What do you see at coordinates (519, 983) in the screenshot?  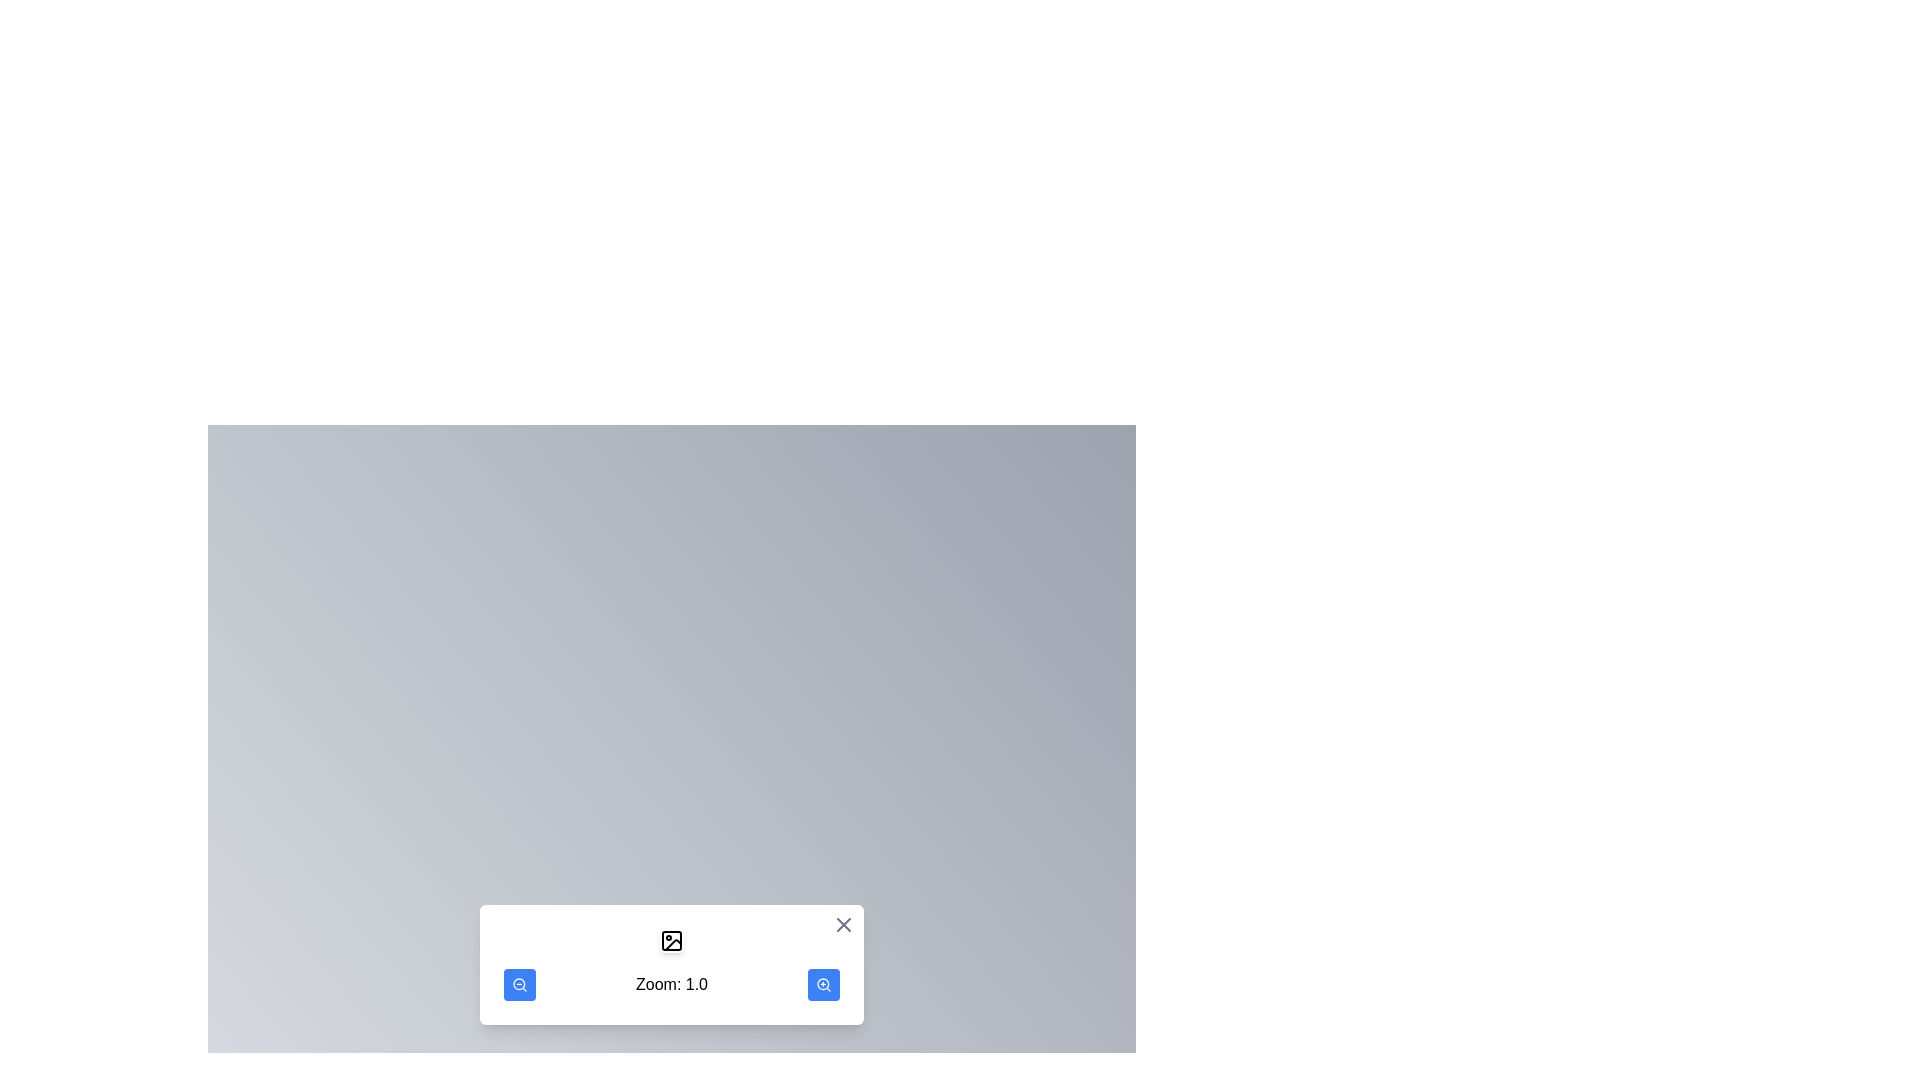 I see `the zoom out button located to the left of the text 'Zoom: 1.0'` at bounding box center [519, 983].